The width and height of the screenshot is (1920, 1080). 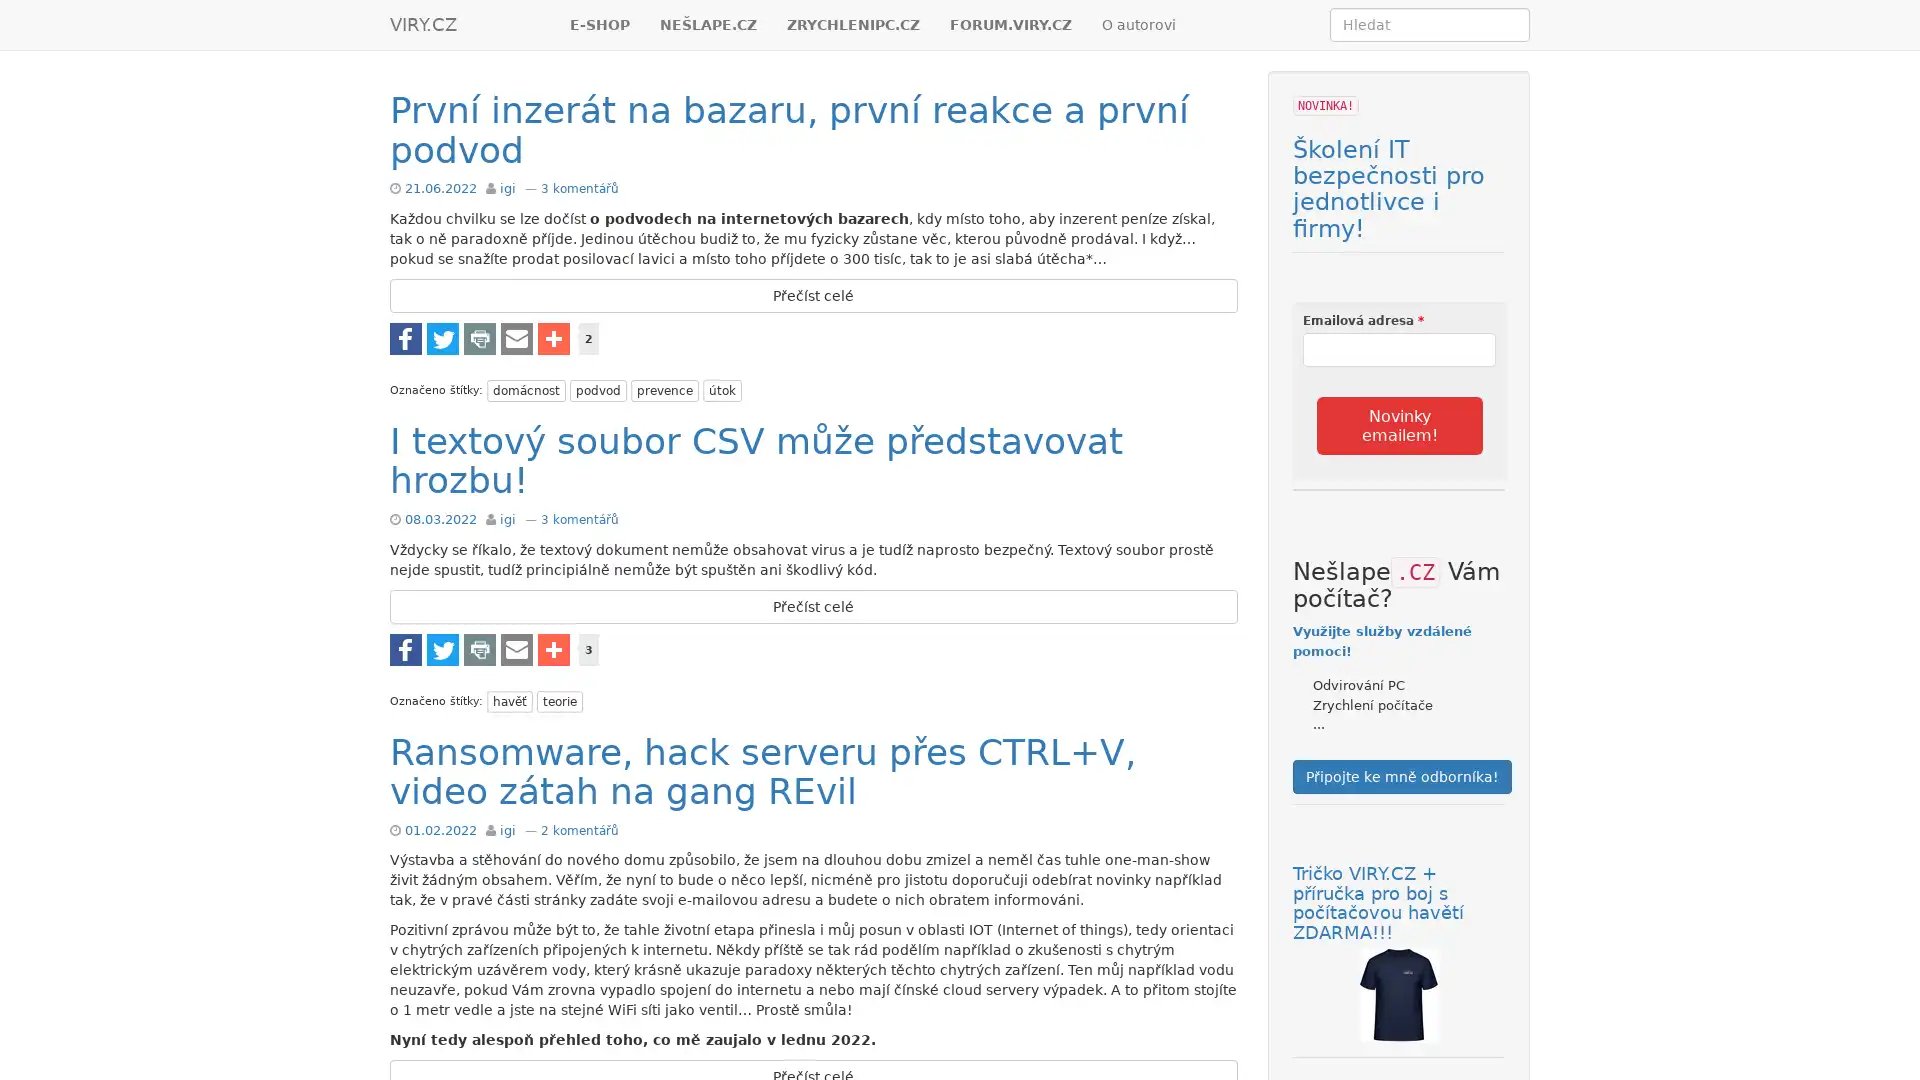 I want to click on Share to Tisknout, so click(x=480, y=648).